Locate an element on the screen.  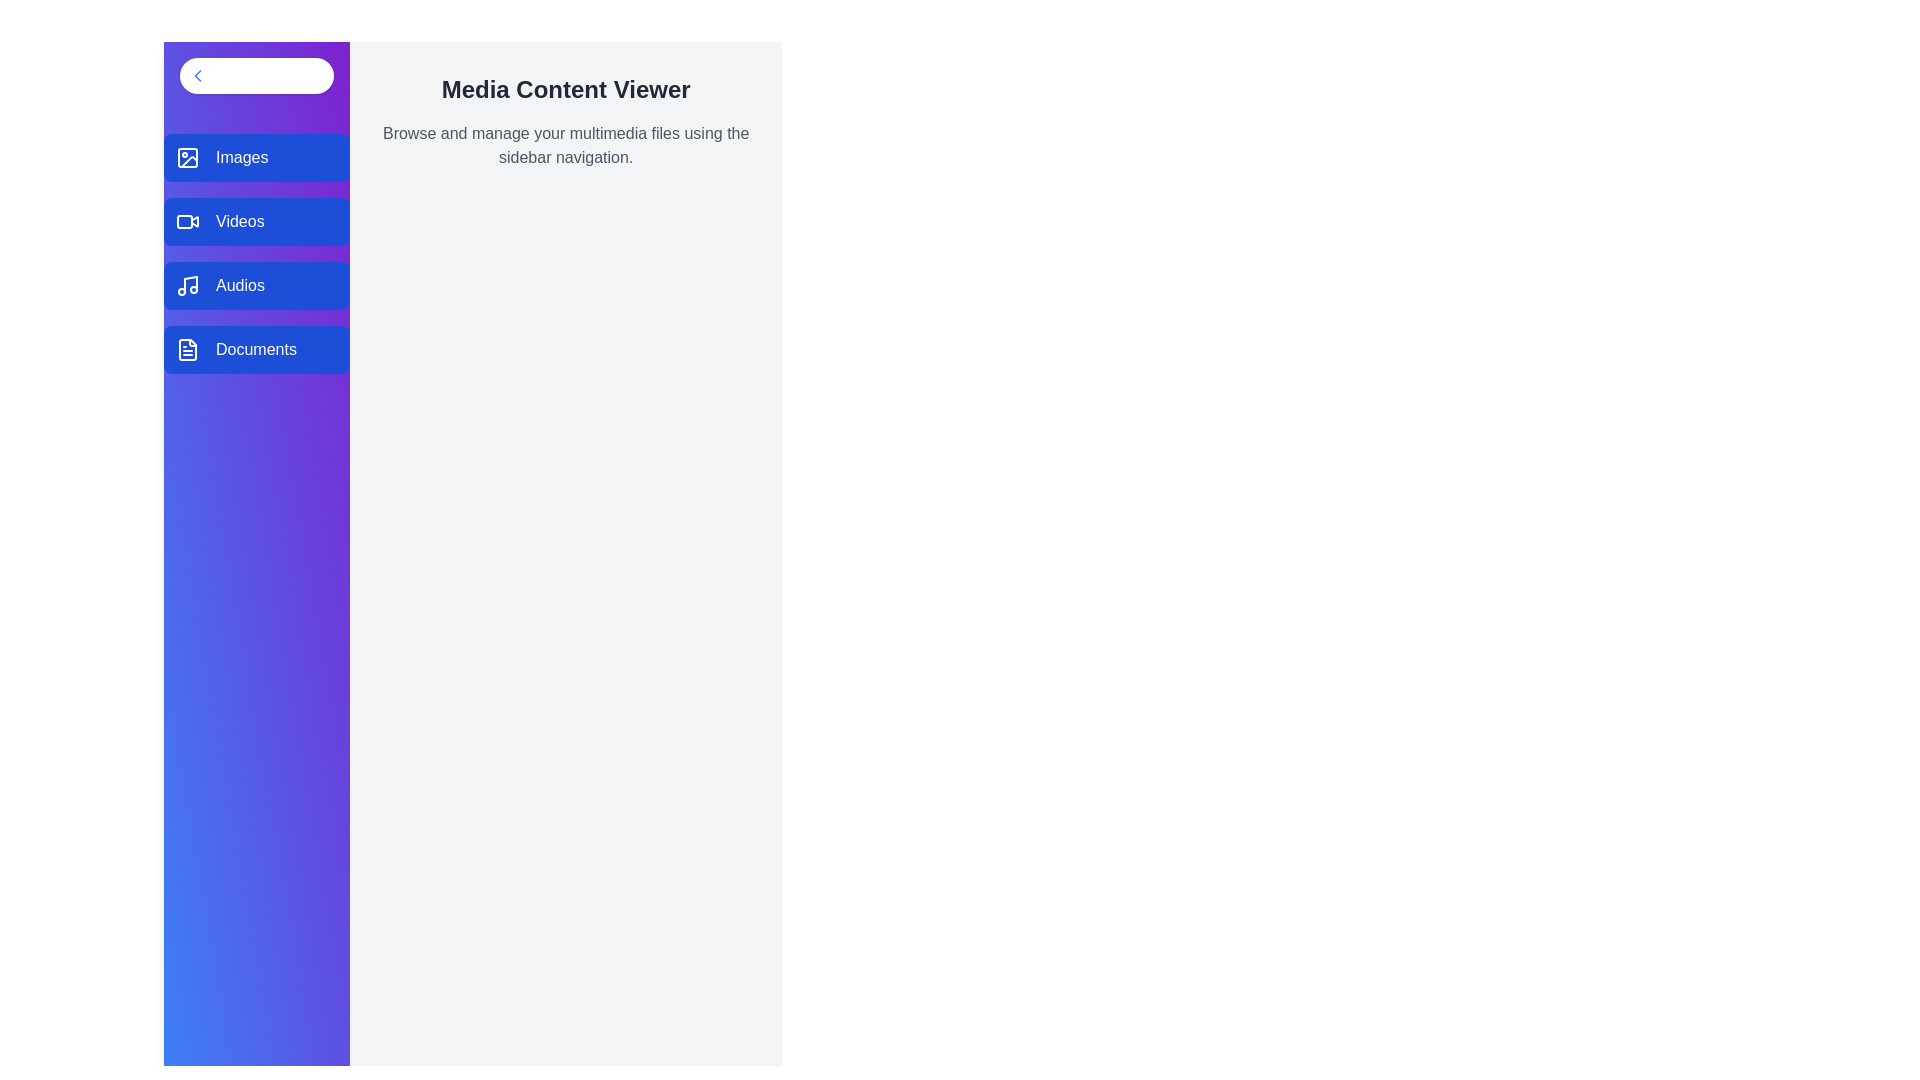
the sidebar option corresponding to Audios is located at coordinates (256, 285).